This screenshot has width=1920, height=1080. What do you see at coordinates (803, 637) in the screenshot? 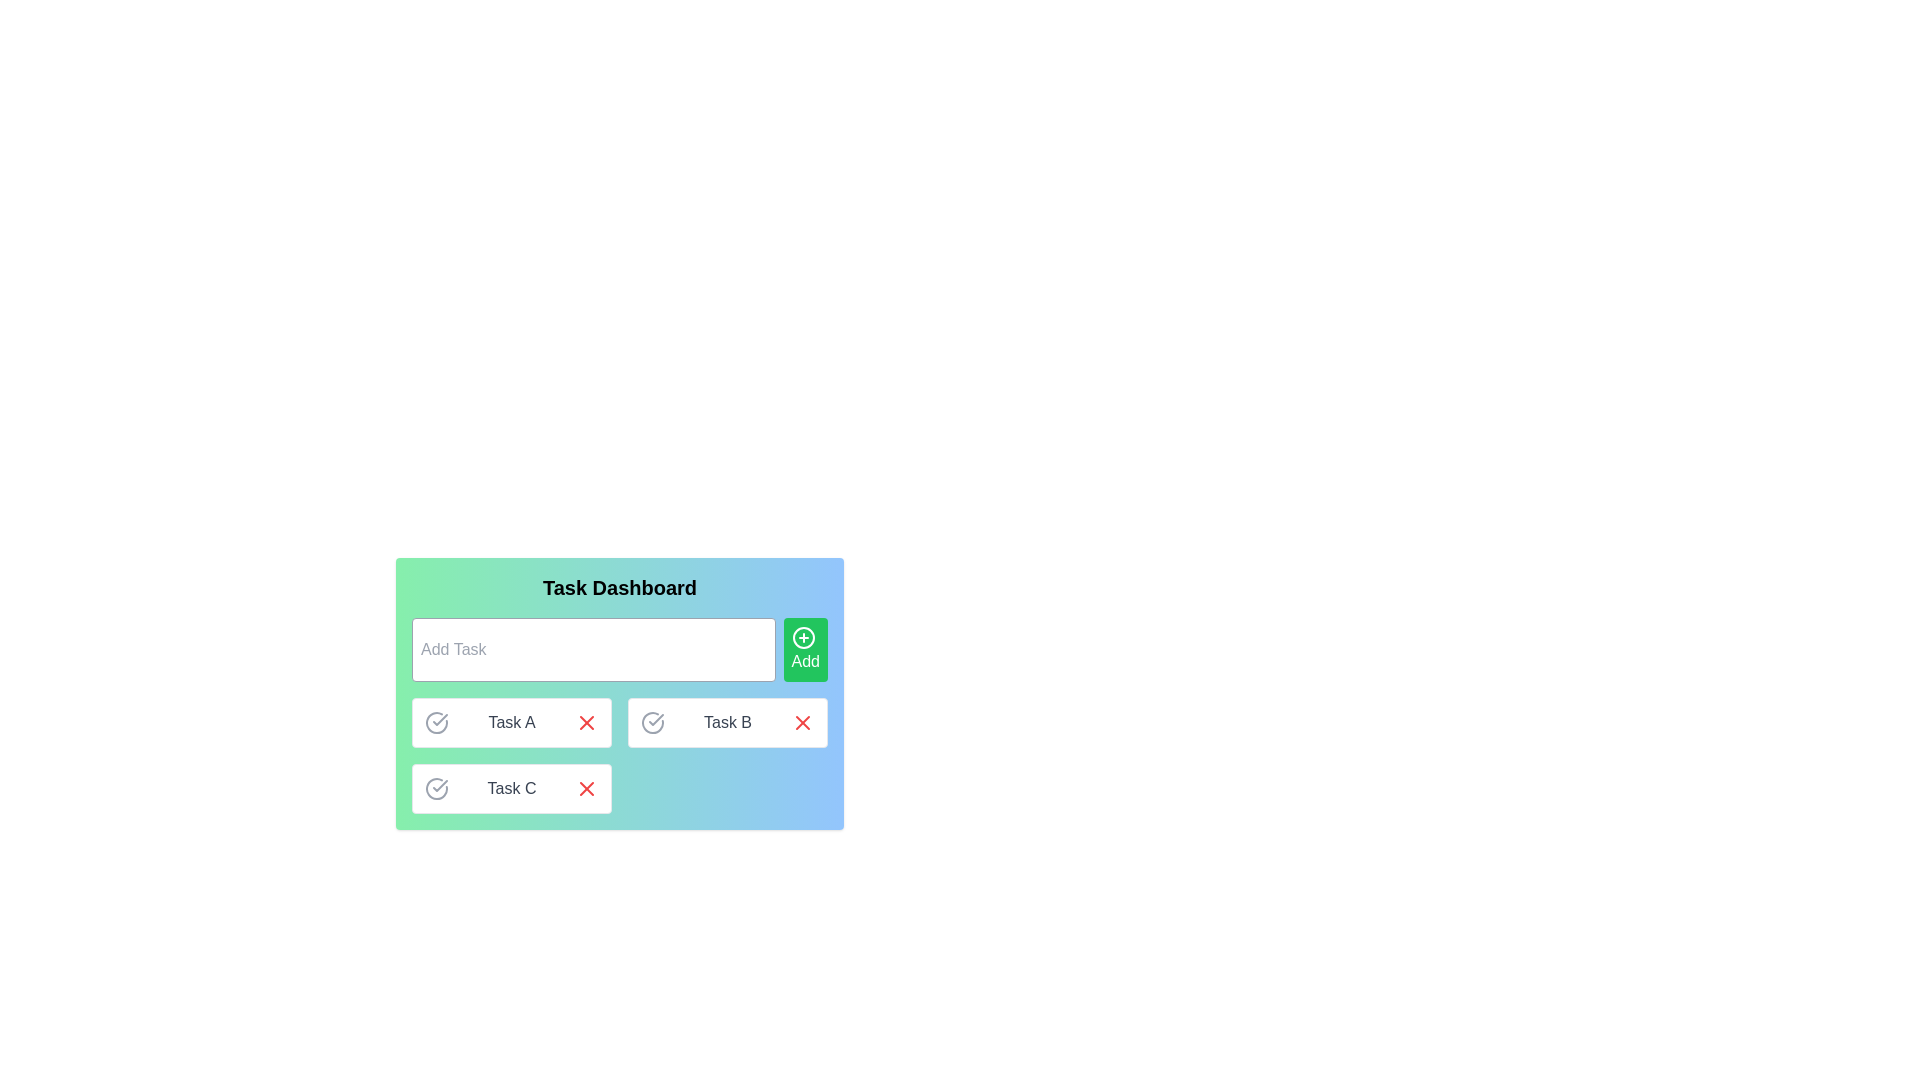
I see `the SVG circle element that is part of the 'Add' button icon located in the top right corner of the Task Dashboard interface` at bounding box center [803, 637].